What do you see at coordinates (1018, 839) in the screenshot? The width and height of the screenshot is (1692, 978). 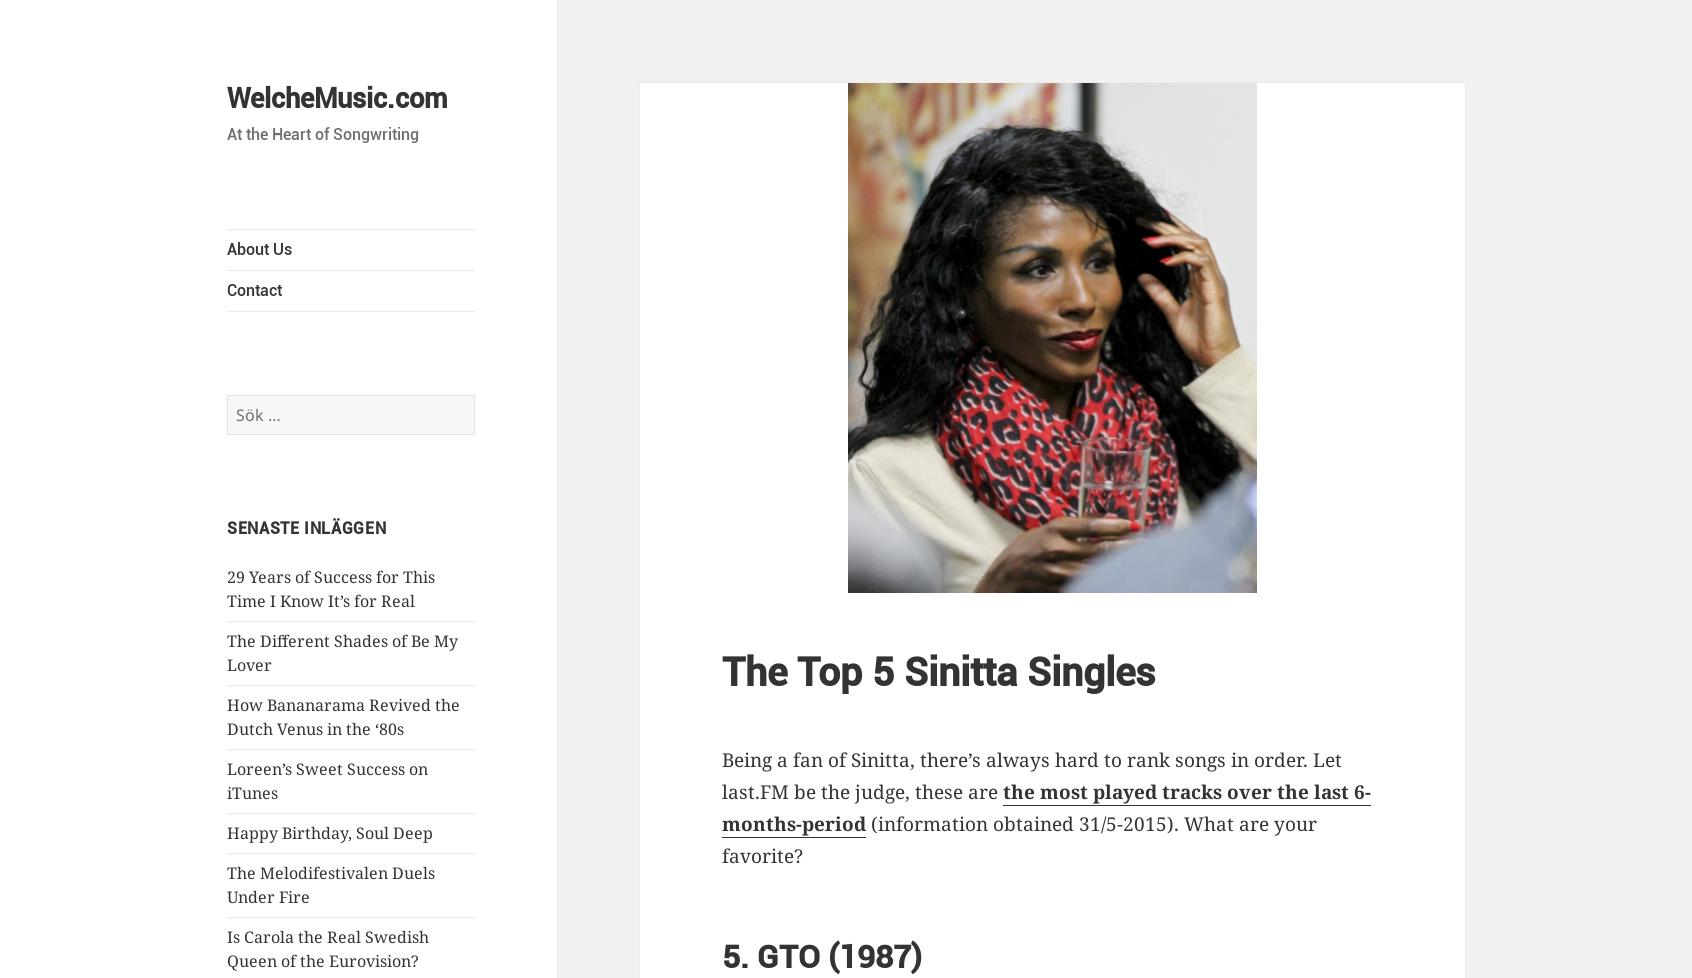 I see `'(information obtained 31/5-2015). What are your favorite?'` at bounding box center [1018, 839].